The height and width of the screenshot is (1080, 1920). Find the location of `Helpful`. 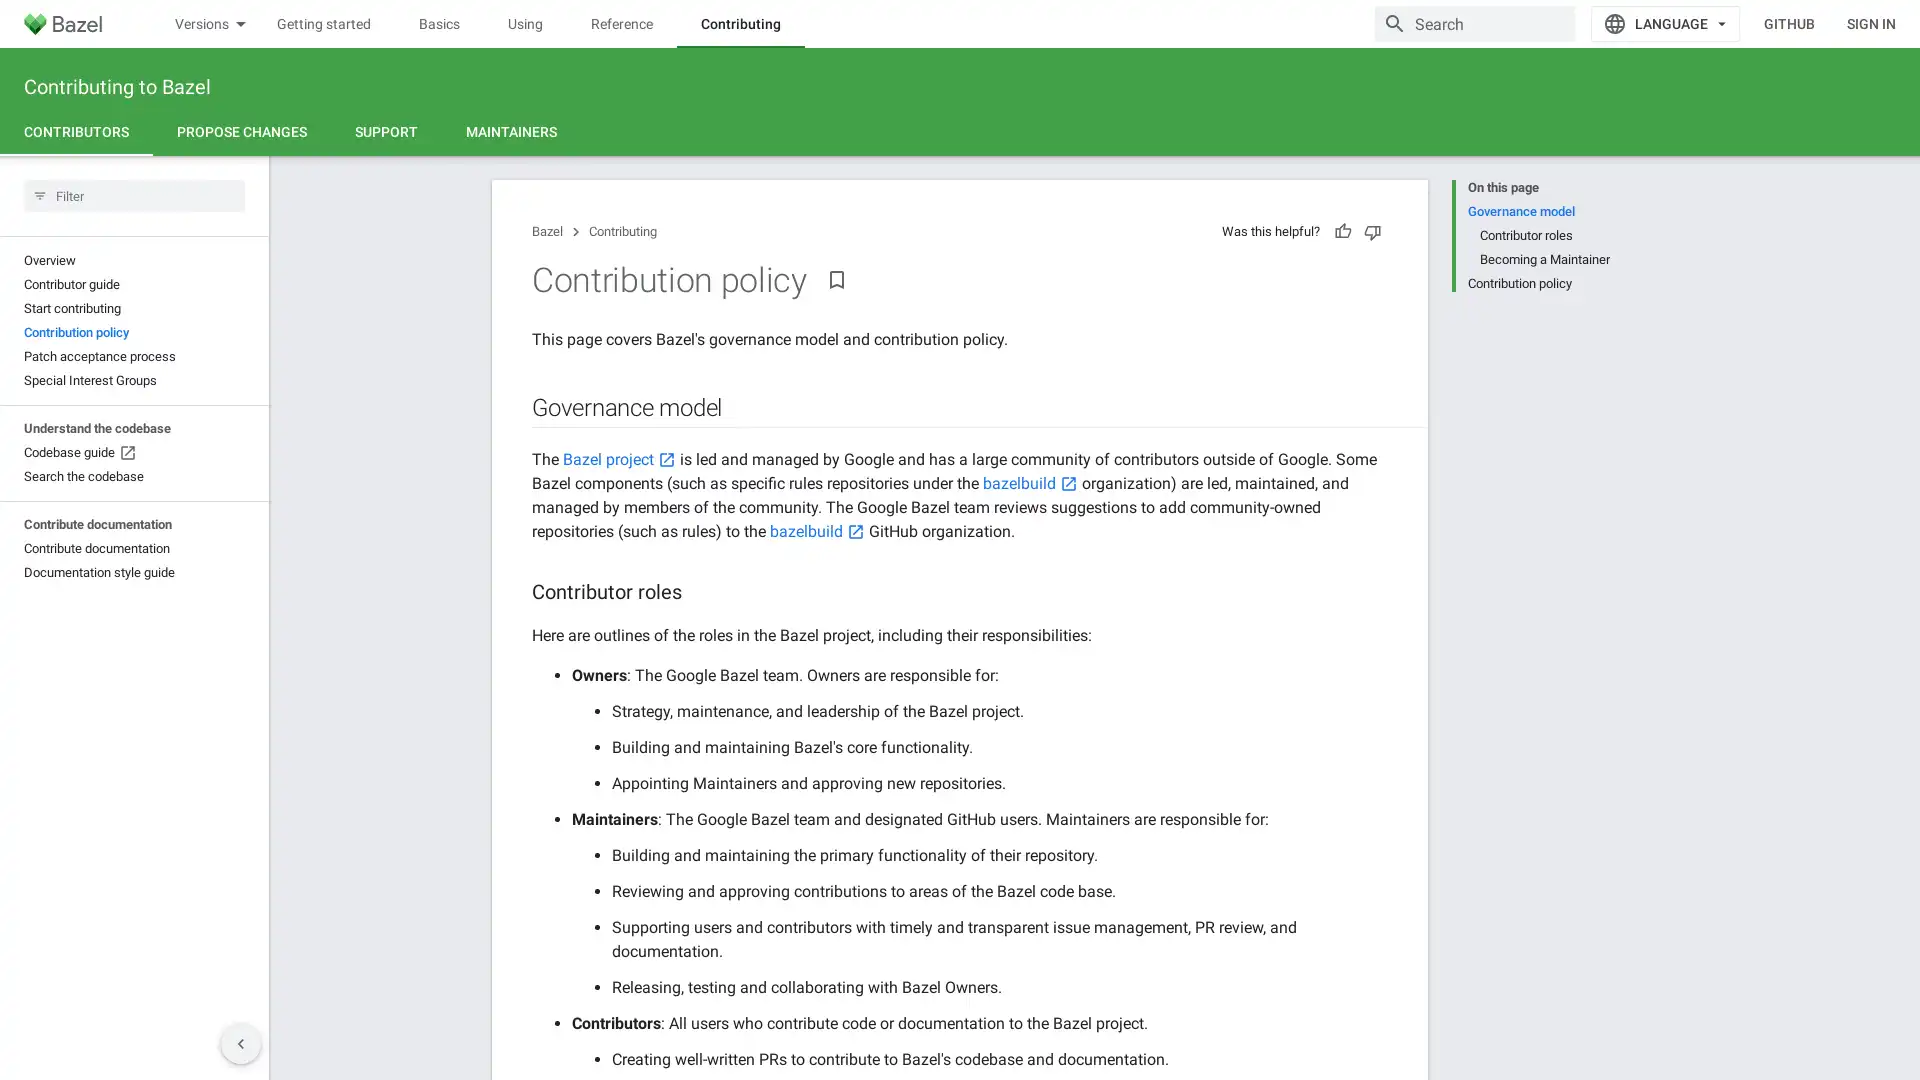

Helpful is located at coordinates (1343, 230).